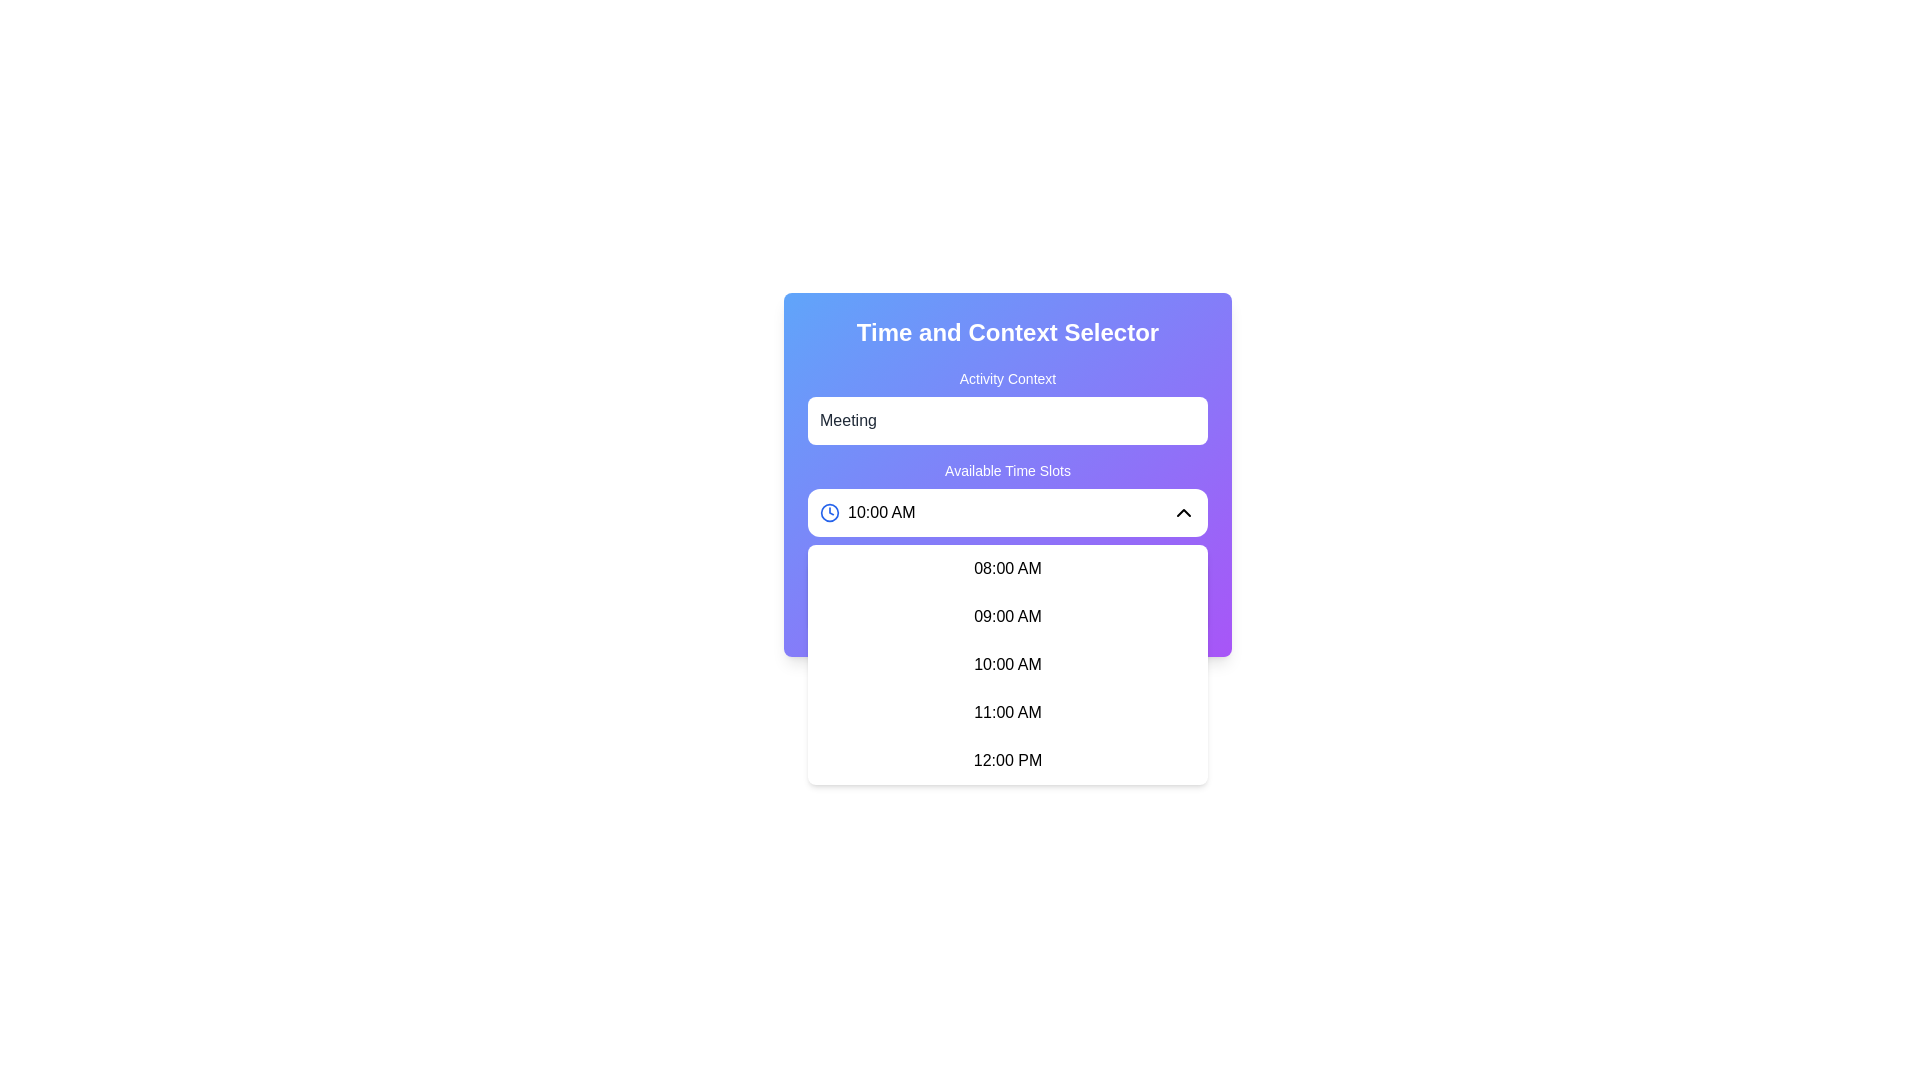 This screenshot has width=1920, height=1080. I want to click on the clock icon within the 'Available Time Slots' dropdown, which features a blue circular outline and minimalistic hands, positioned next to the '10:00 AM' text, so click(830, 512).